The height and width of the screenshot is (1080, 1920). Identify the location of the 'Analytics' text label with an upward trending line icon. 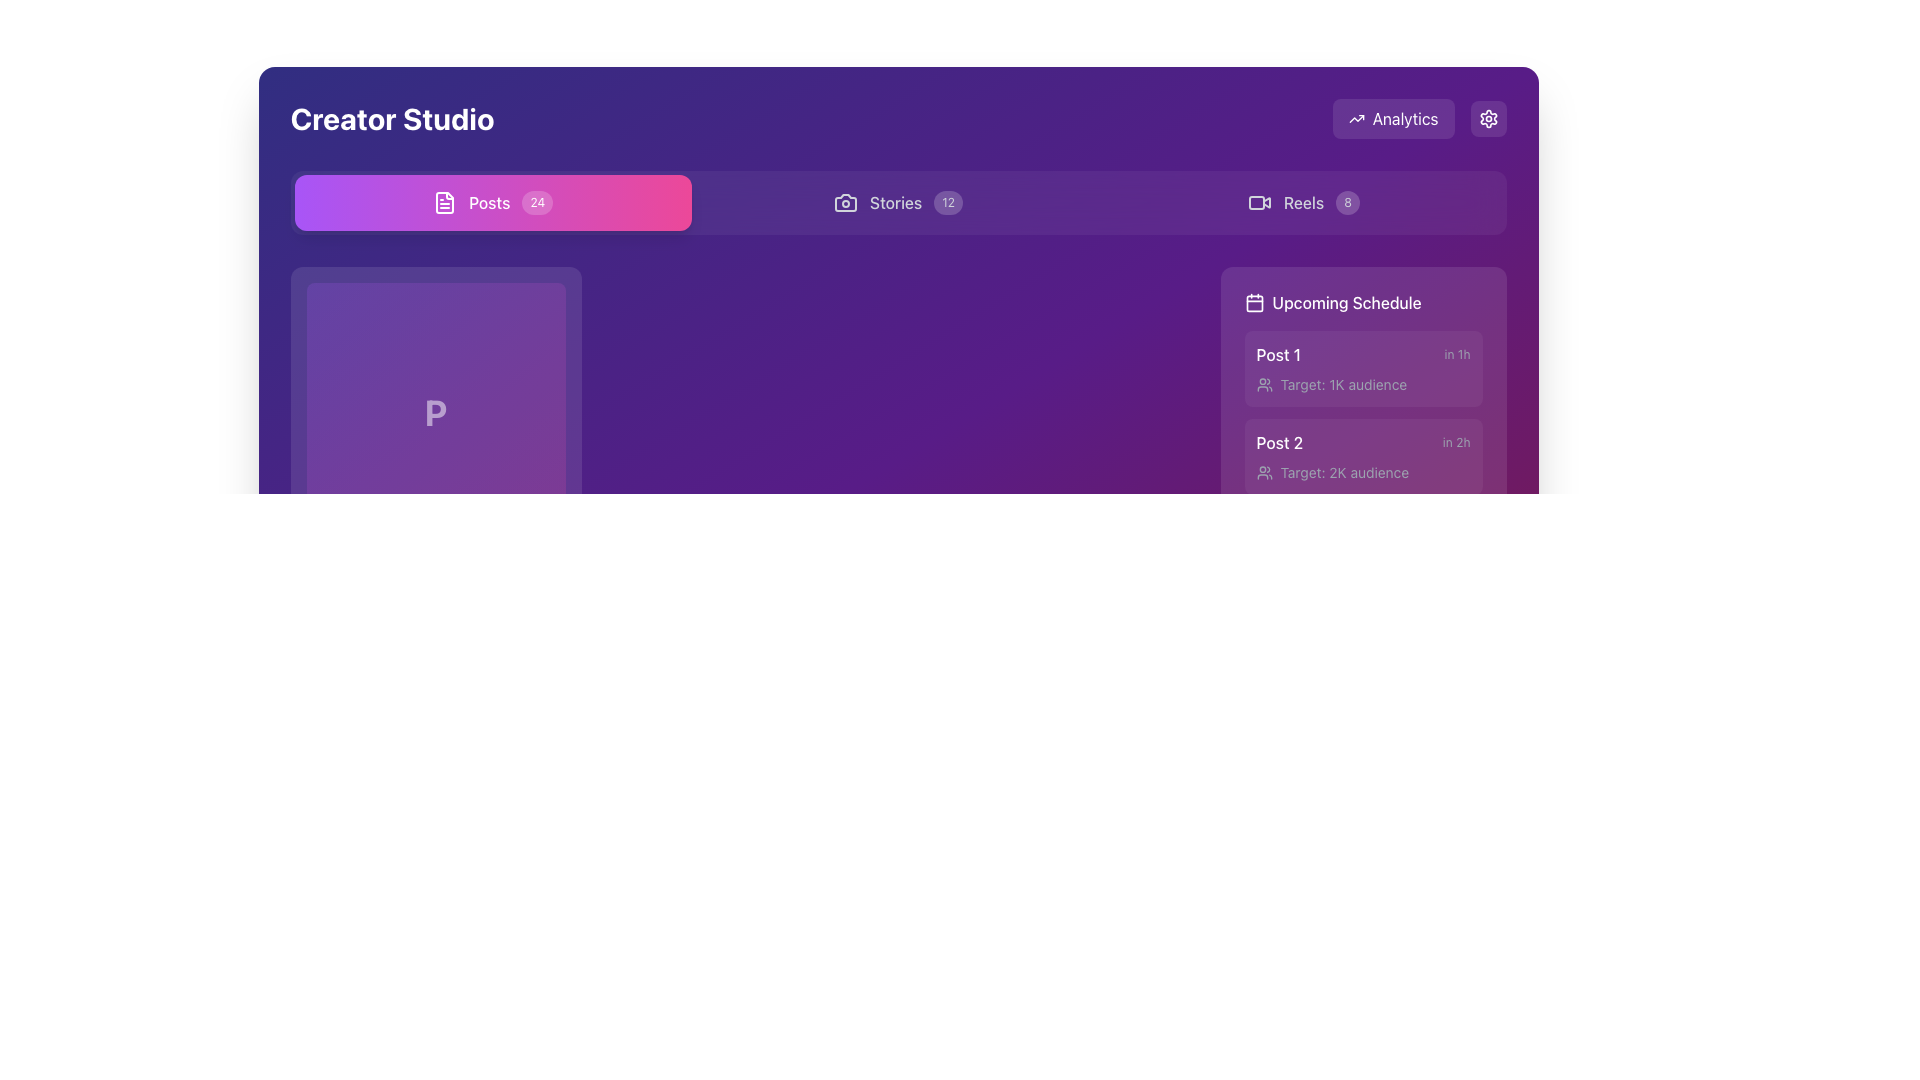
(1418, 119).